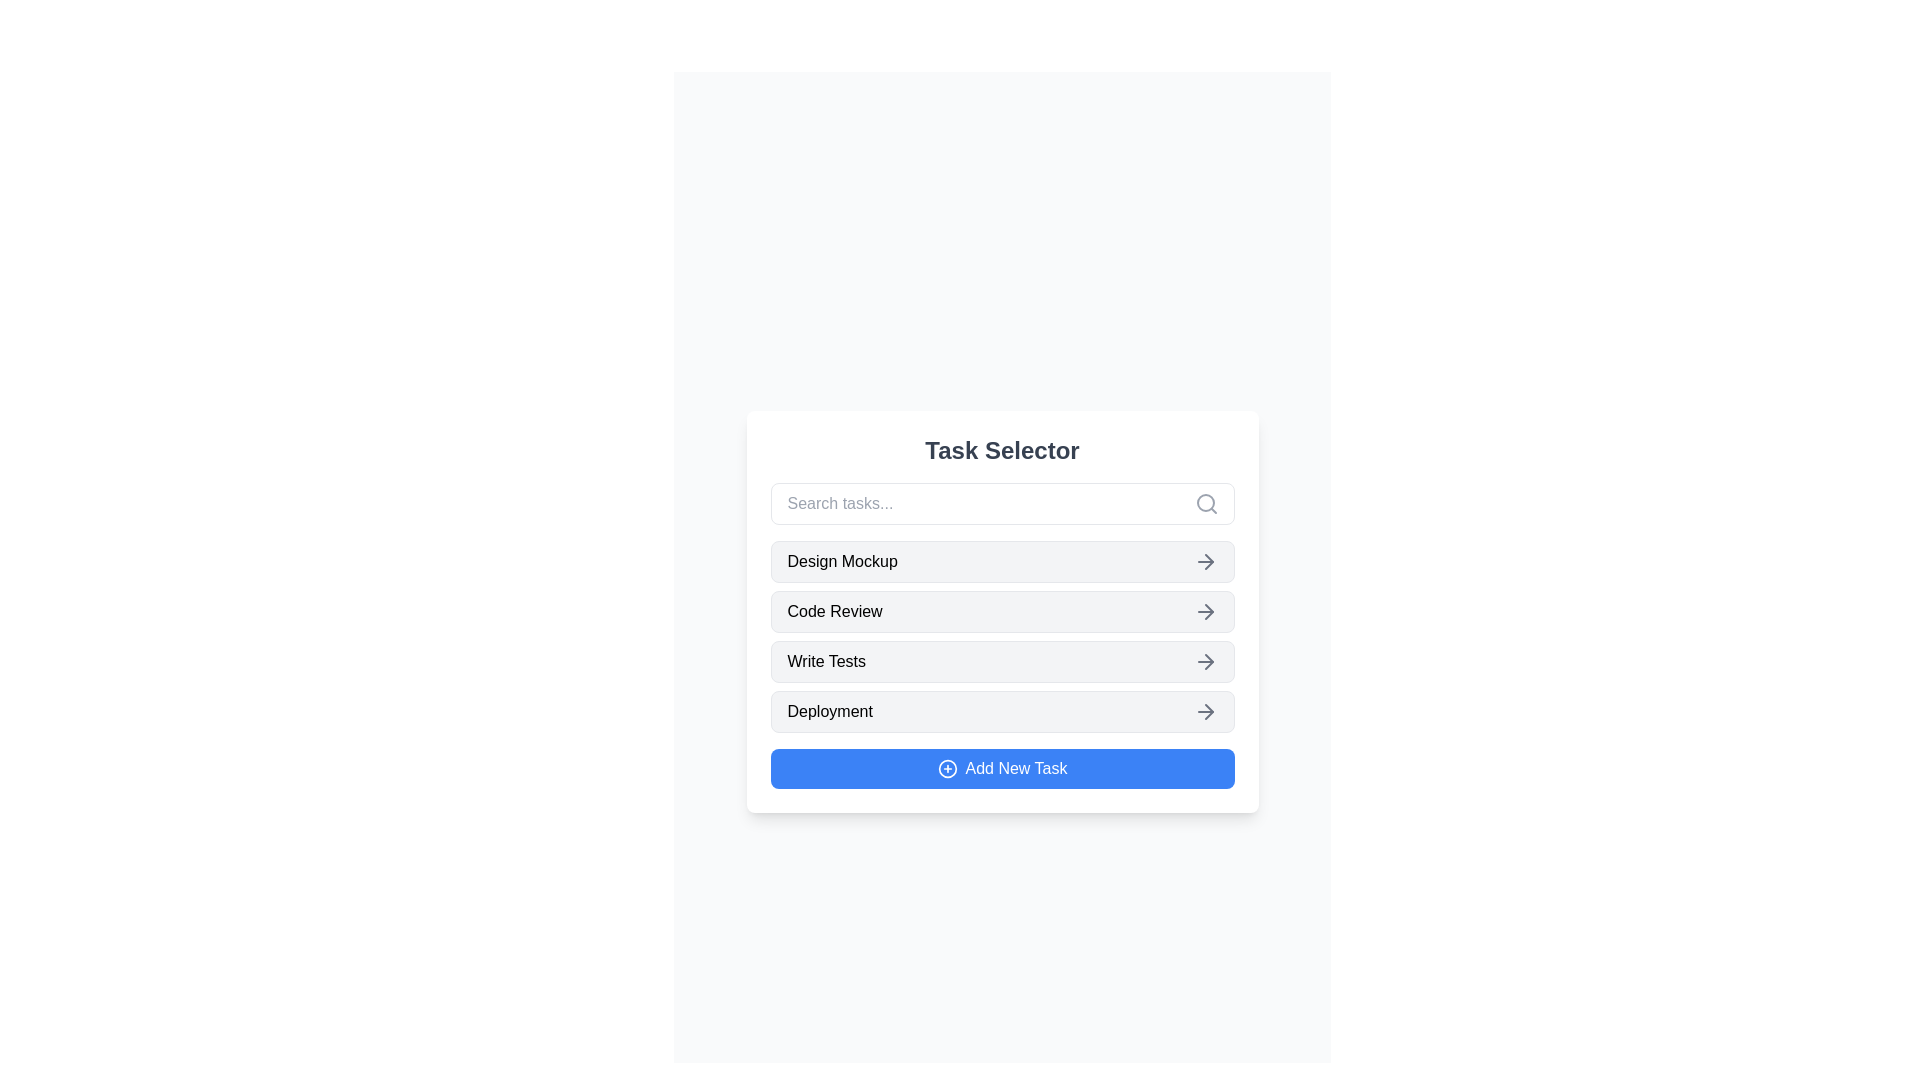 This screenshot has height=1080, width=1920. Describe the element at coordinates (1002, 562) in the screenshot. I see `the 'Design Mockup' selection button with a light gray background and rounded edges` at that location.